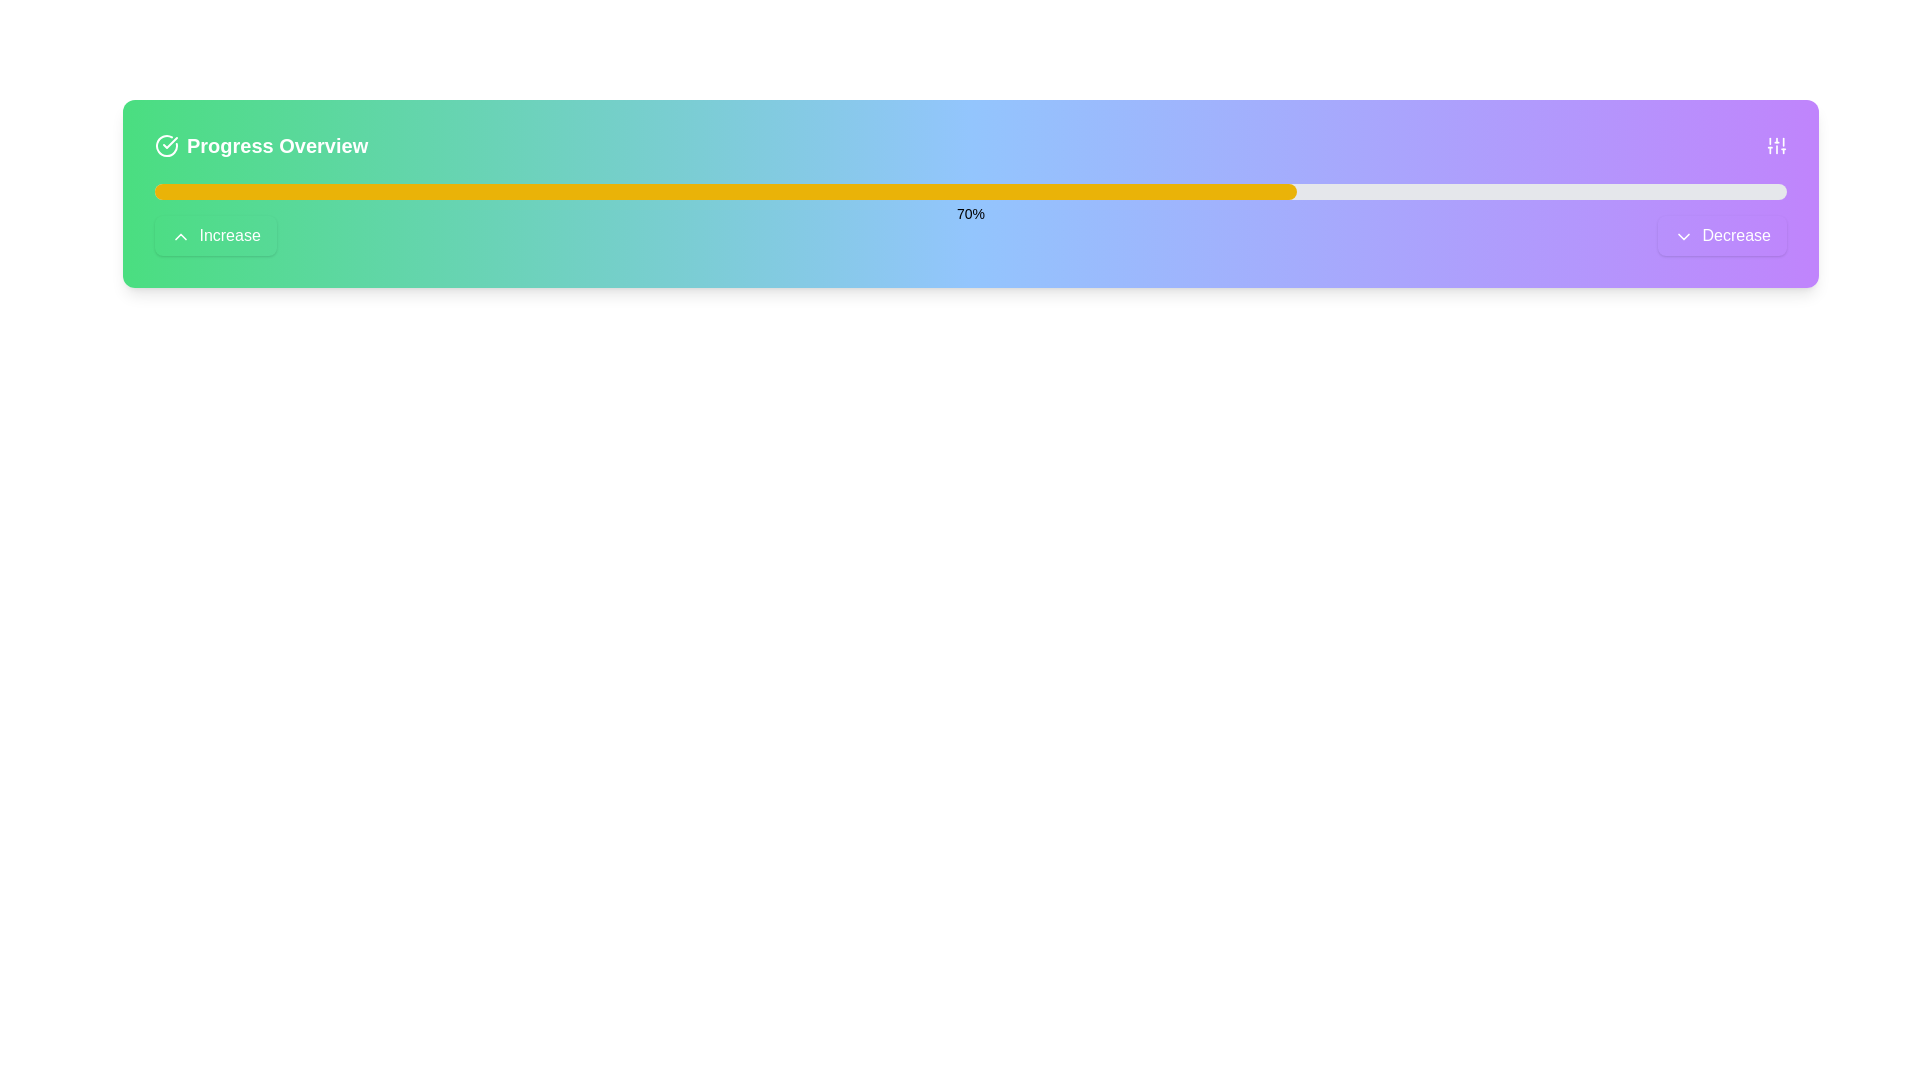 This screenshot has width=1920, height=1080. Describe the element at coordinates (970, 145) in the screenshot. I see `icons in the 'Progress Overview' section, which features a checkmark icon to the left and a vertical sliders icon to the right` at that location.